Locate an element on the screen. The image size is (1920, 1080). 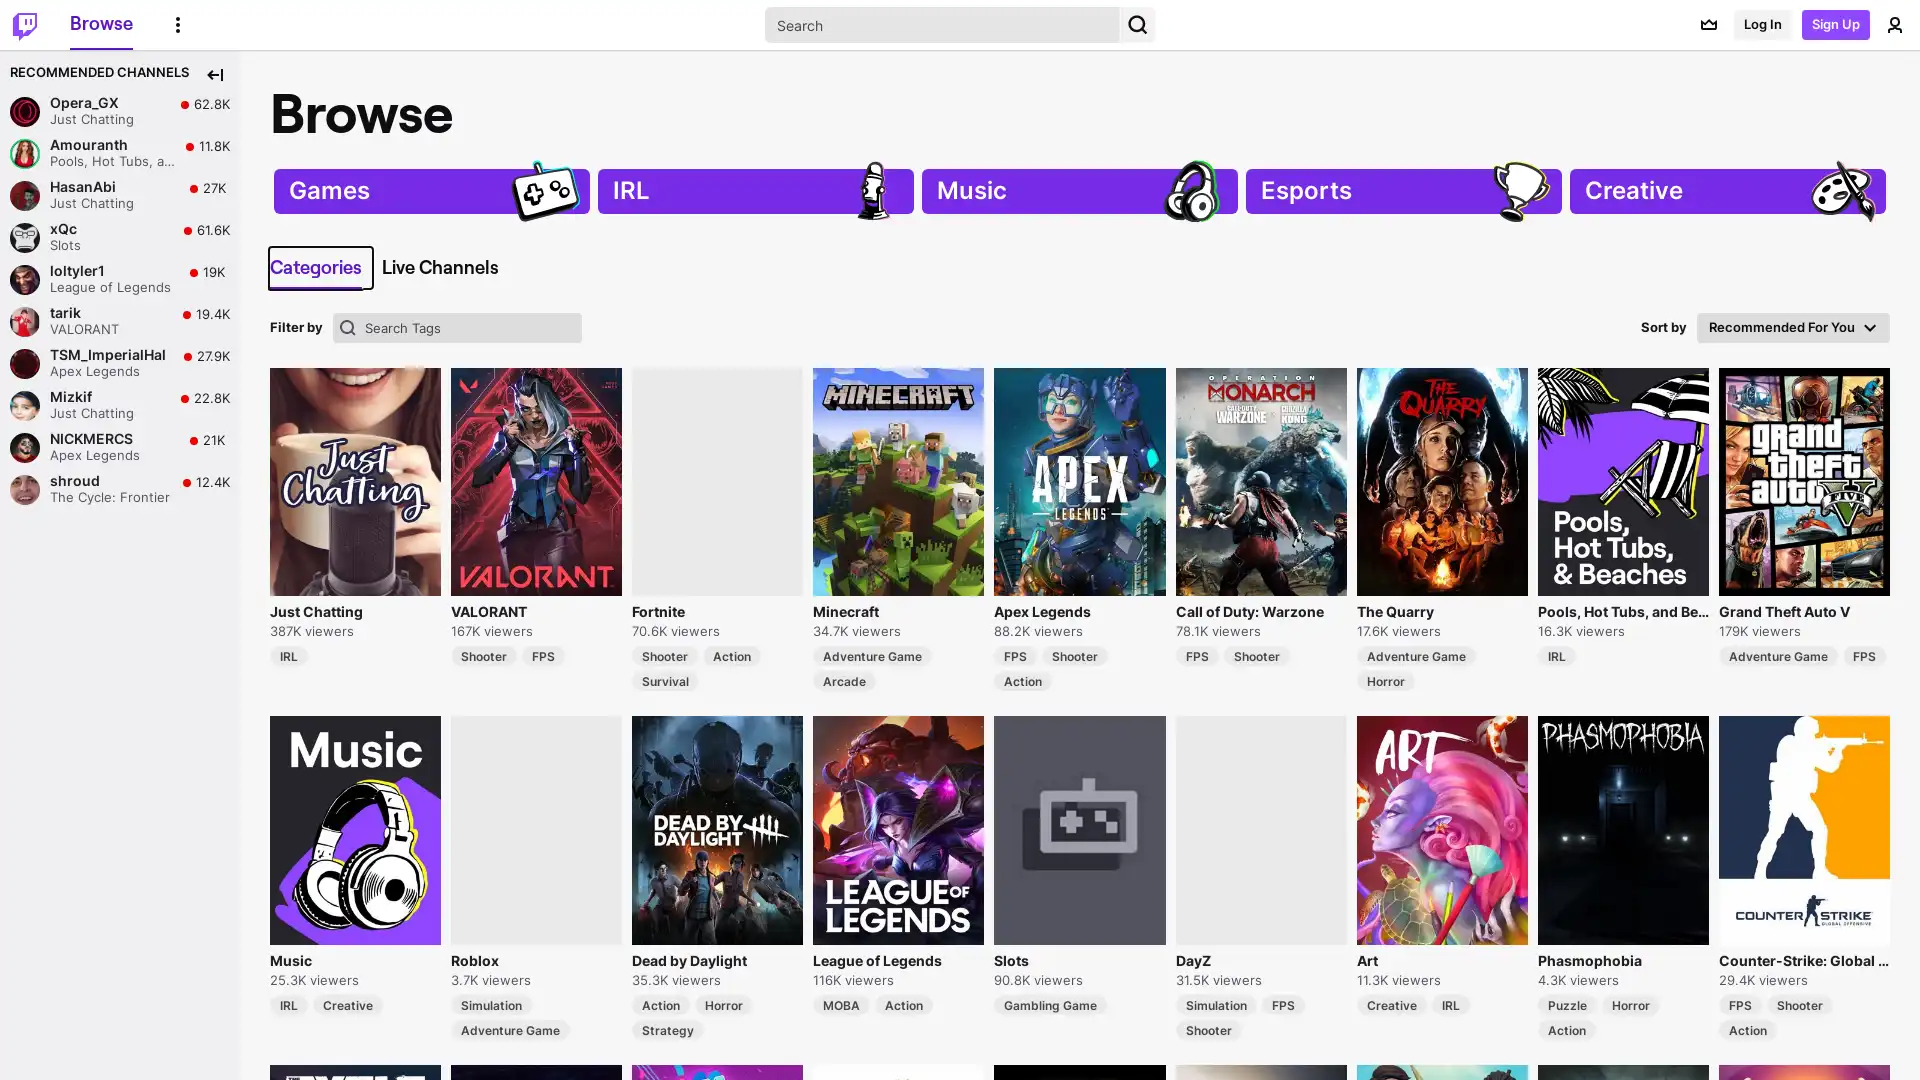
More is located at coordinates (177, 23).